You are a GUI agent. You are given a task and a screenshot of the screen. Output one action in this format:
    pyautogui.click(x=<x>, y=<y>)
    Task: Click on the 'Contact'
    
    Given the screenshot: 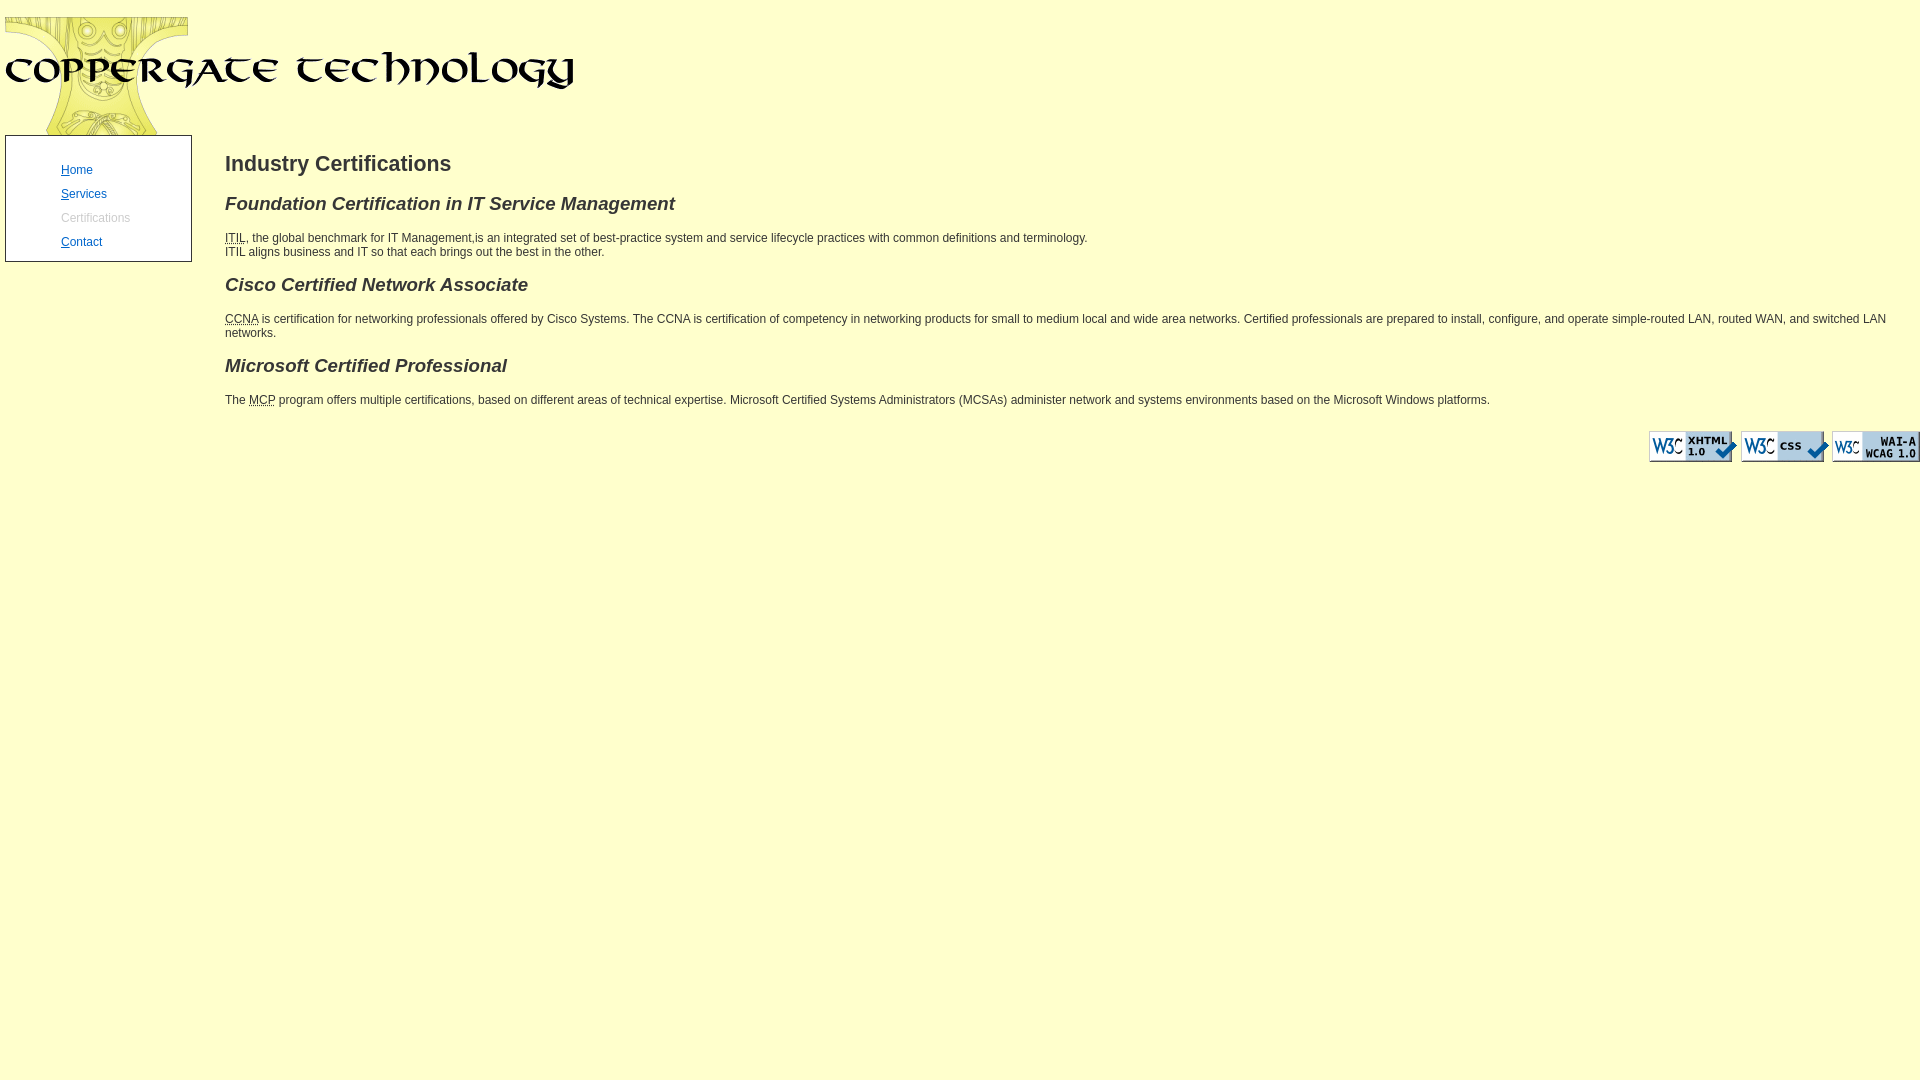 What is the action you would take?
    pyautogui.click(x=122, y=238)
    